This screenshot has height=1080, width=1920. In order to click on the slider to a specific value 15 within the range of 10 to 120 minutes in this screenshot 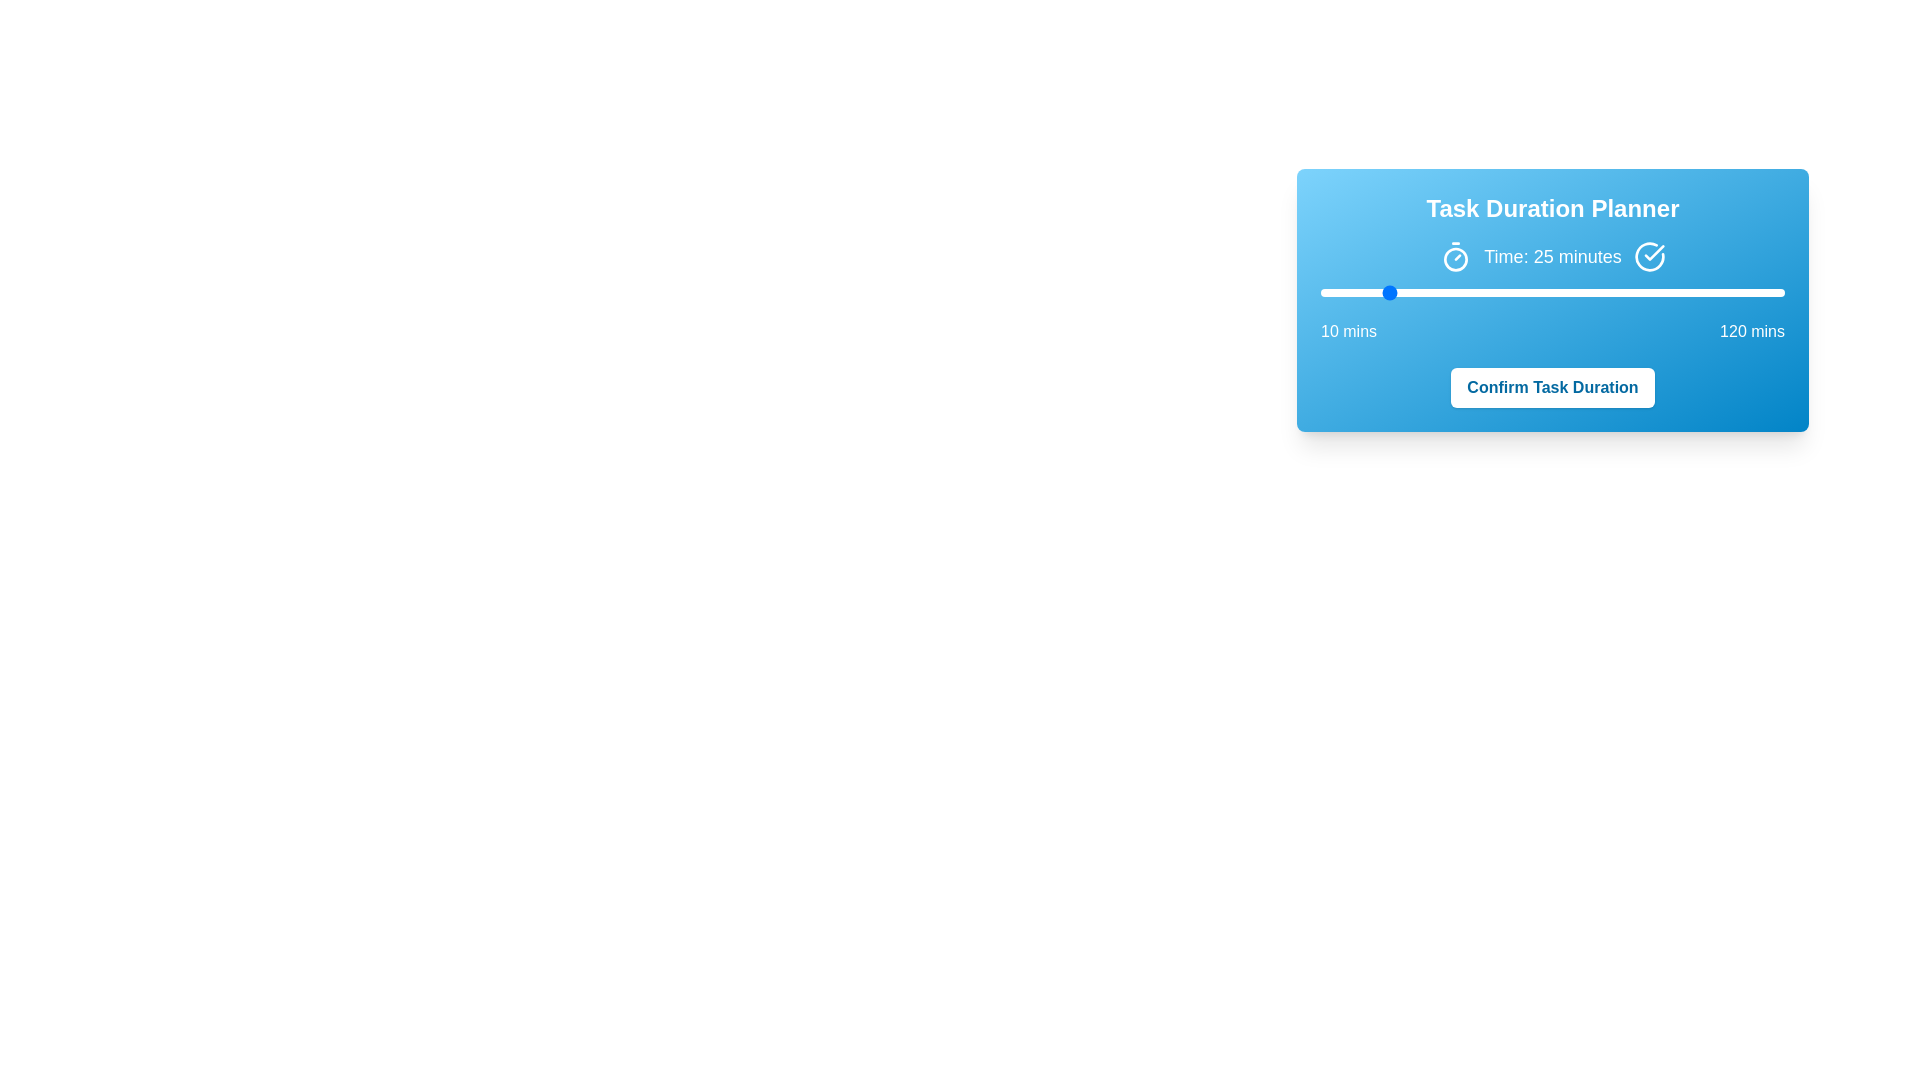, I will do `click(1342, 293)`.